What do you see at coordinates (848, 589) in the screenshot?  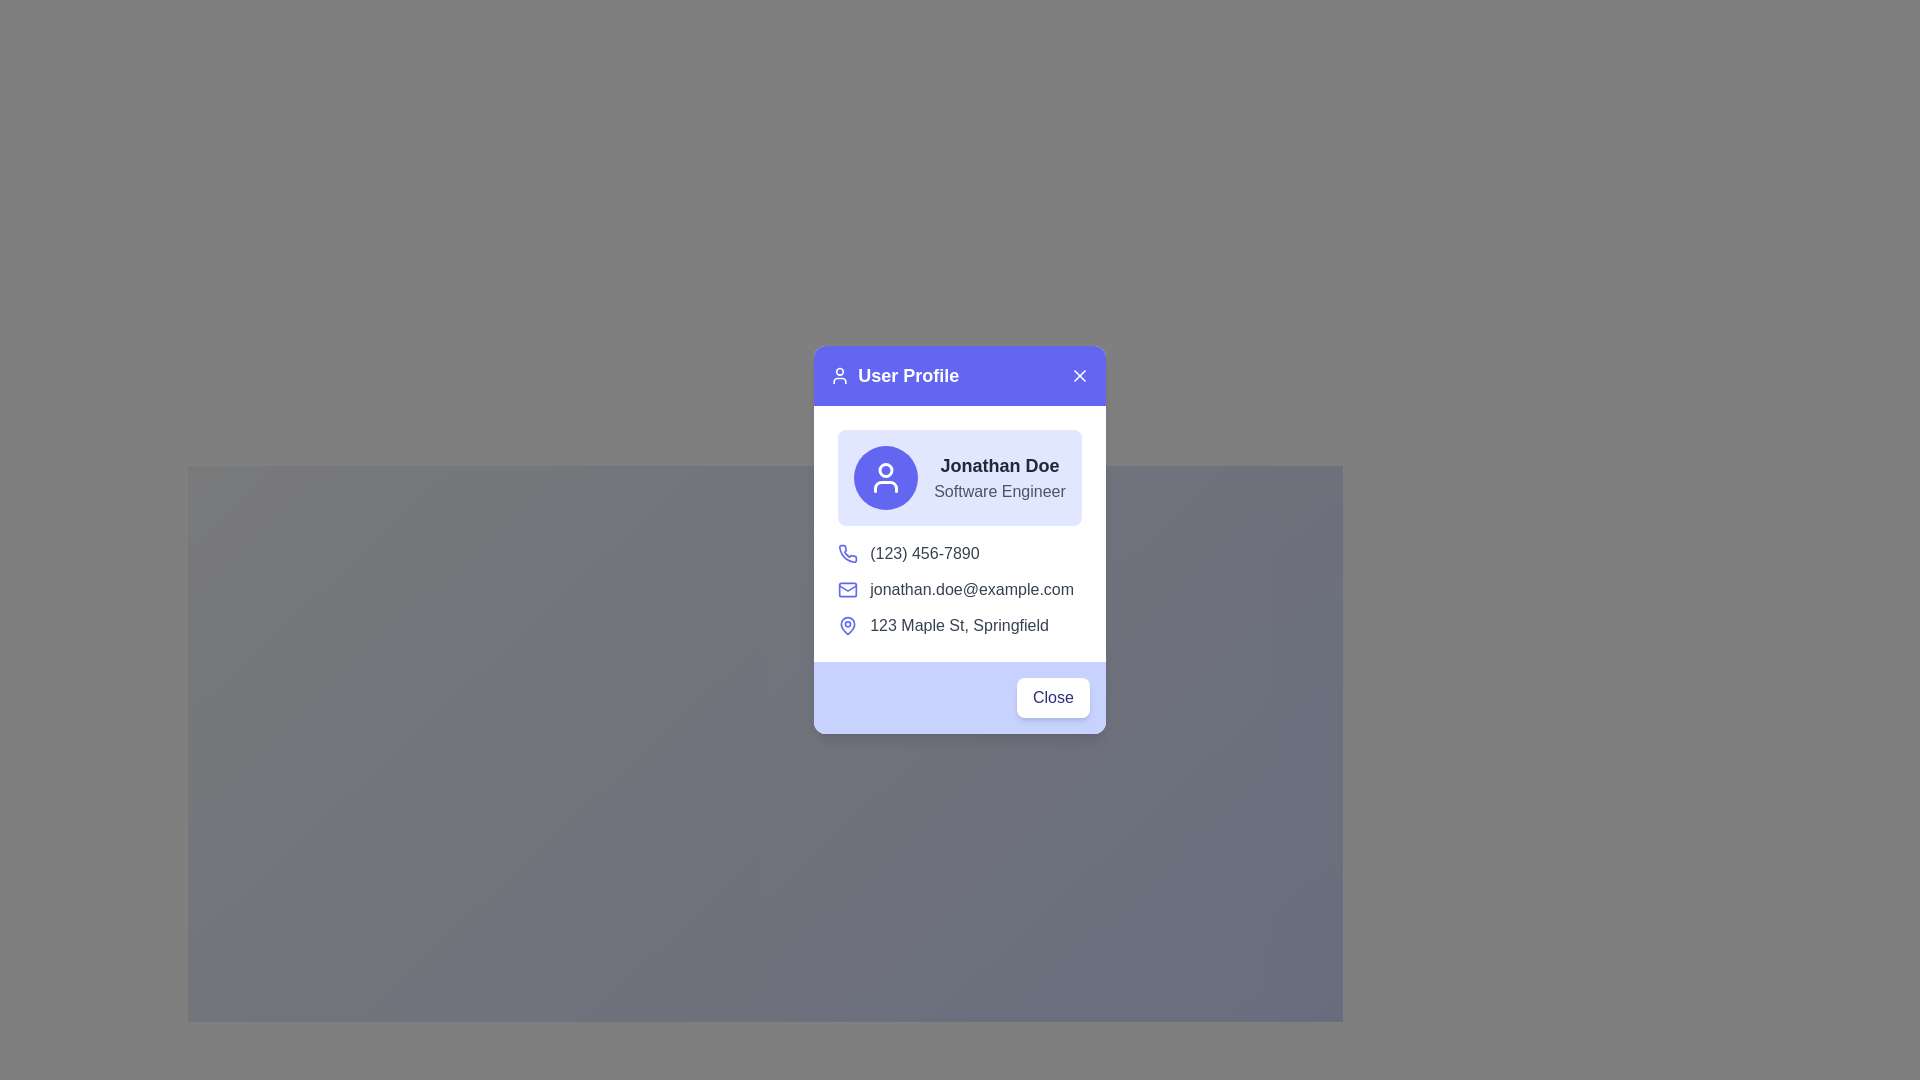 I see `the mail icon, which is an outlined envelope in bold text-indigo-500 color, located to the left of the email address 'jonathan.doe@example.com' within the profile card` at bounding box center [848, 589].